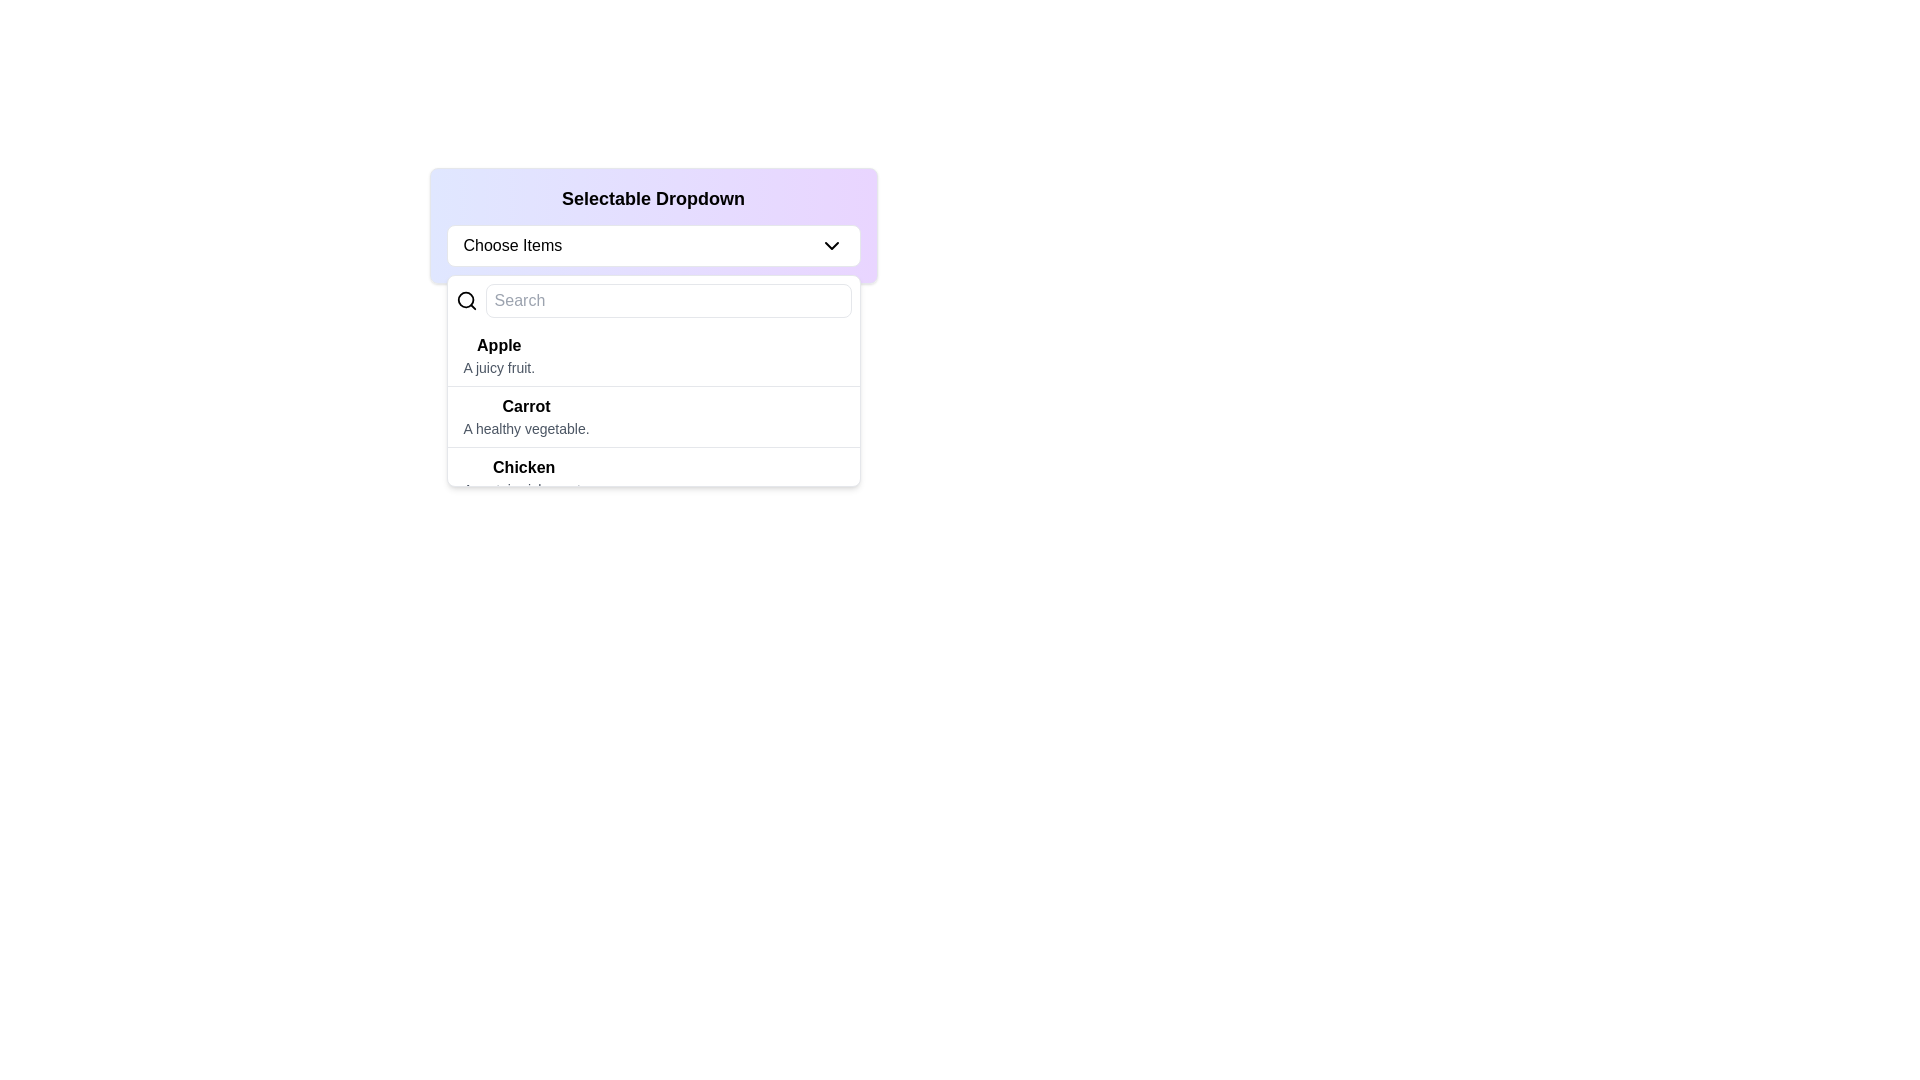  What do you see at coordinates (465, 300) in the screenshot?
I see `the static search icon located at the top section of the dropdown menu, which is positioned directly to the left of the 'Search' input field` at bounding box center [465, 300].